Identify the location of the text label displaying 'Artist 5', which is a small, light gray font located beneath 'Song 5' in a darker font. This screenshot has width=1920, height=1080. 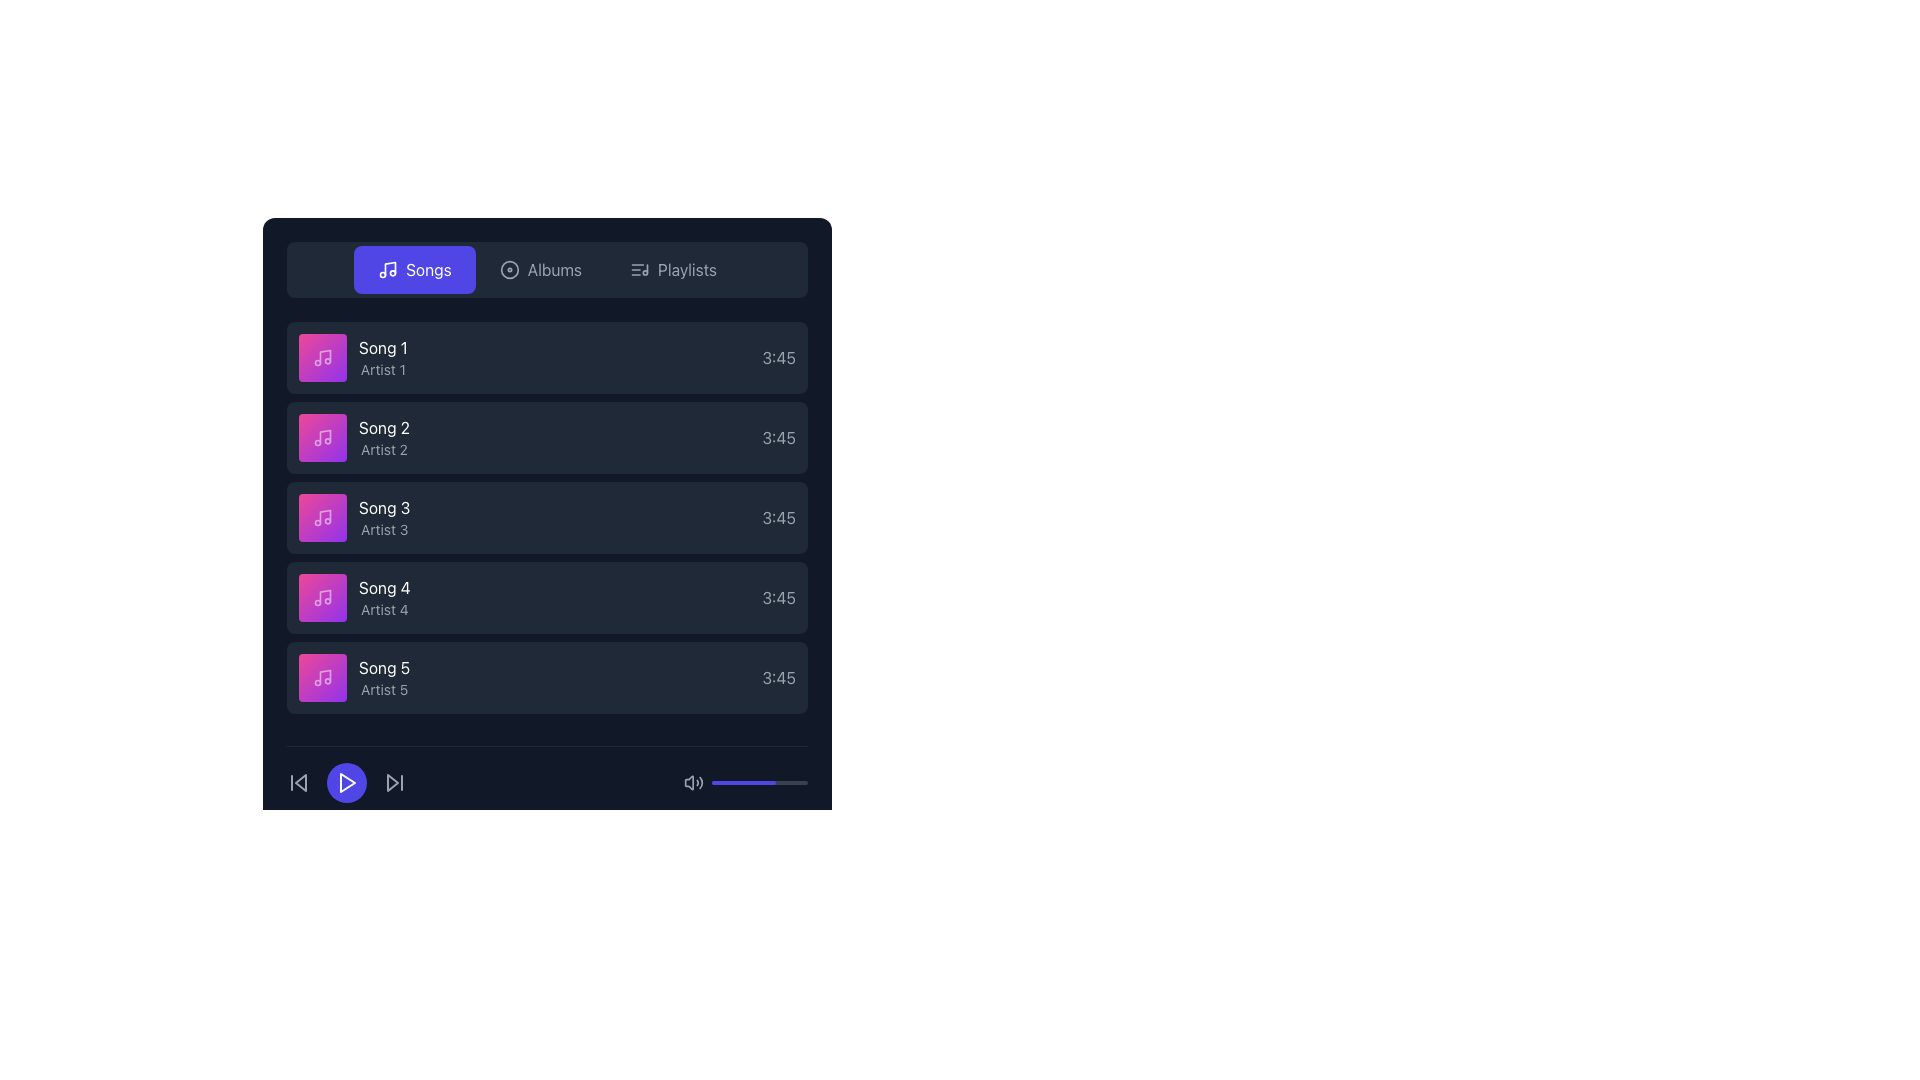
(384, 689).